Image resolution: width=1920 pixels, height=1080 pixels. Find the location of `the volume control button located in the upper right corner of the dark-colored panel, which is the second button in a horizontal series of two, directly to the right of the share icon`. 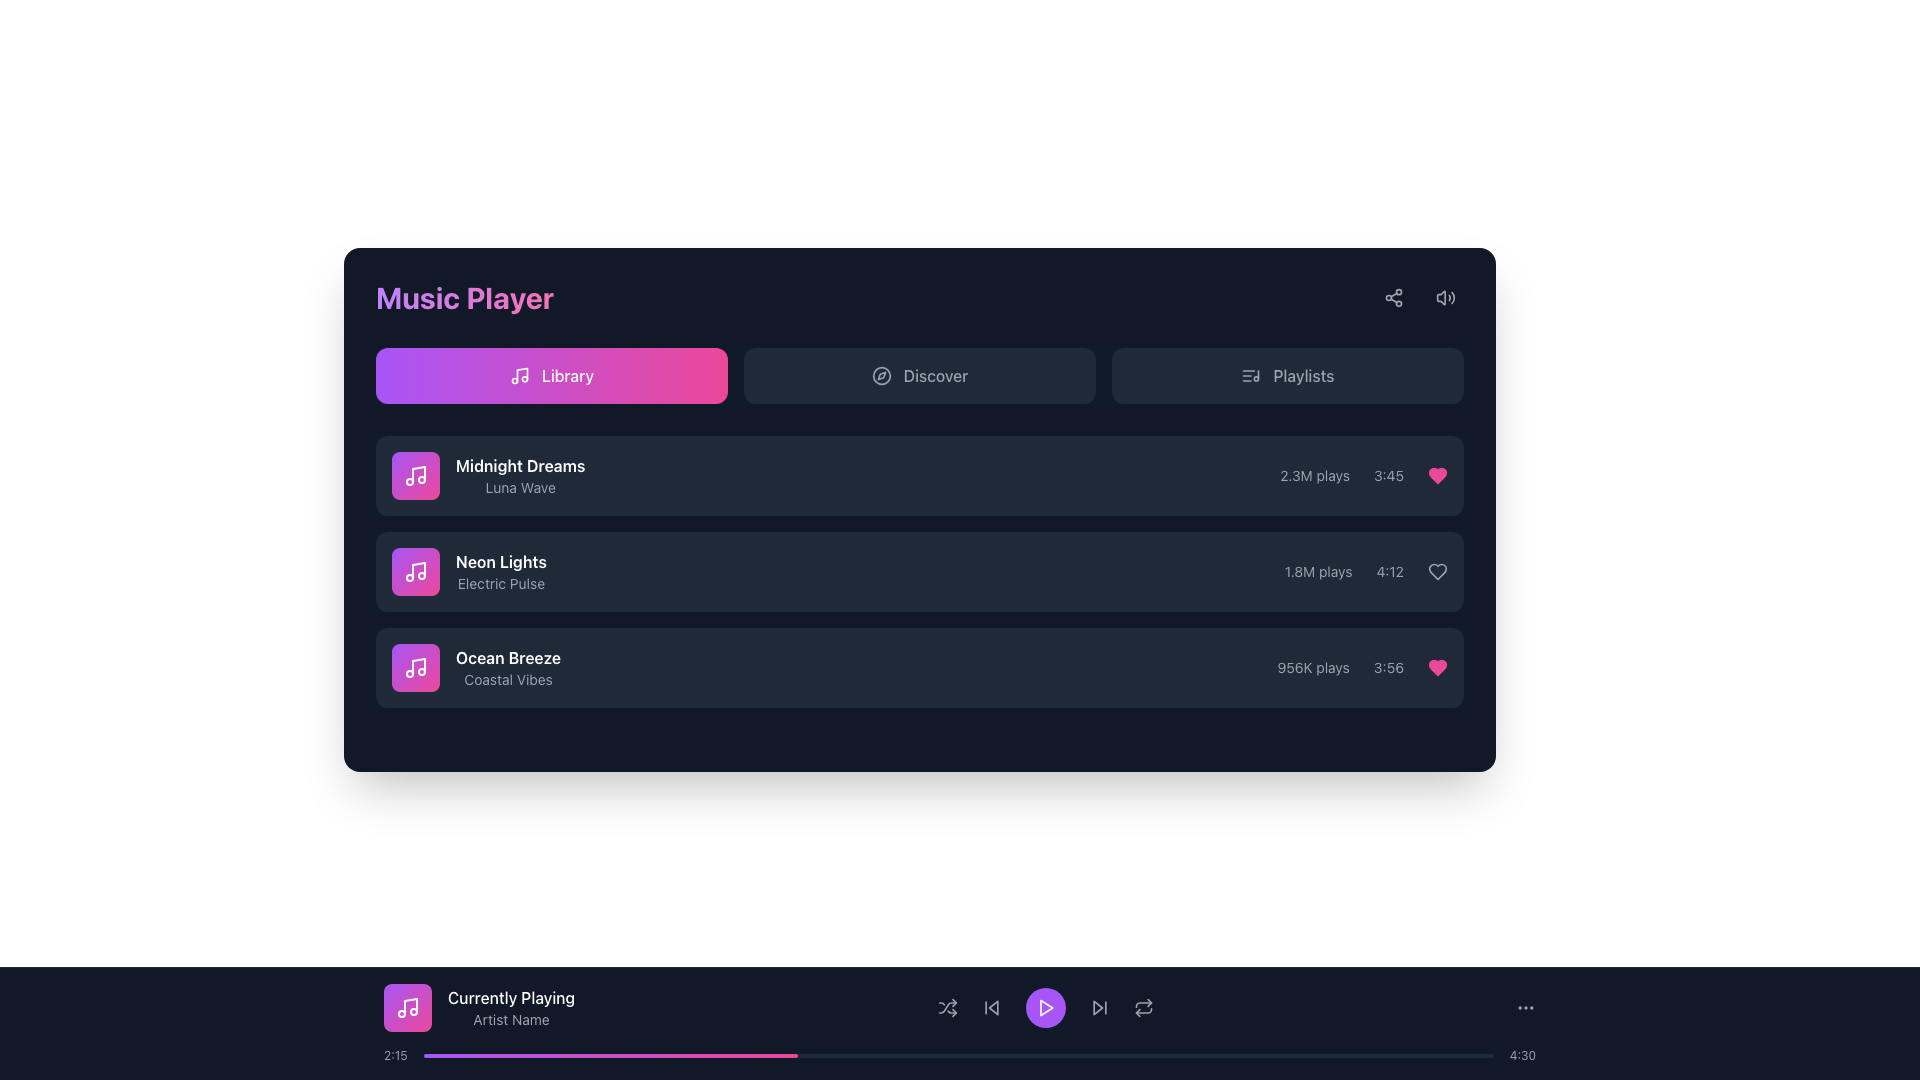

the volume control button located in the upper right corner of the dark-colored panel, which is the second button in a horizontal series of two, directly to the right of the share icon is located at coordinates (1445, 297).